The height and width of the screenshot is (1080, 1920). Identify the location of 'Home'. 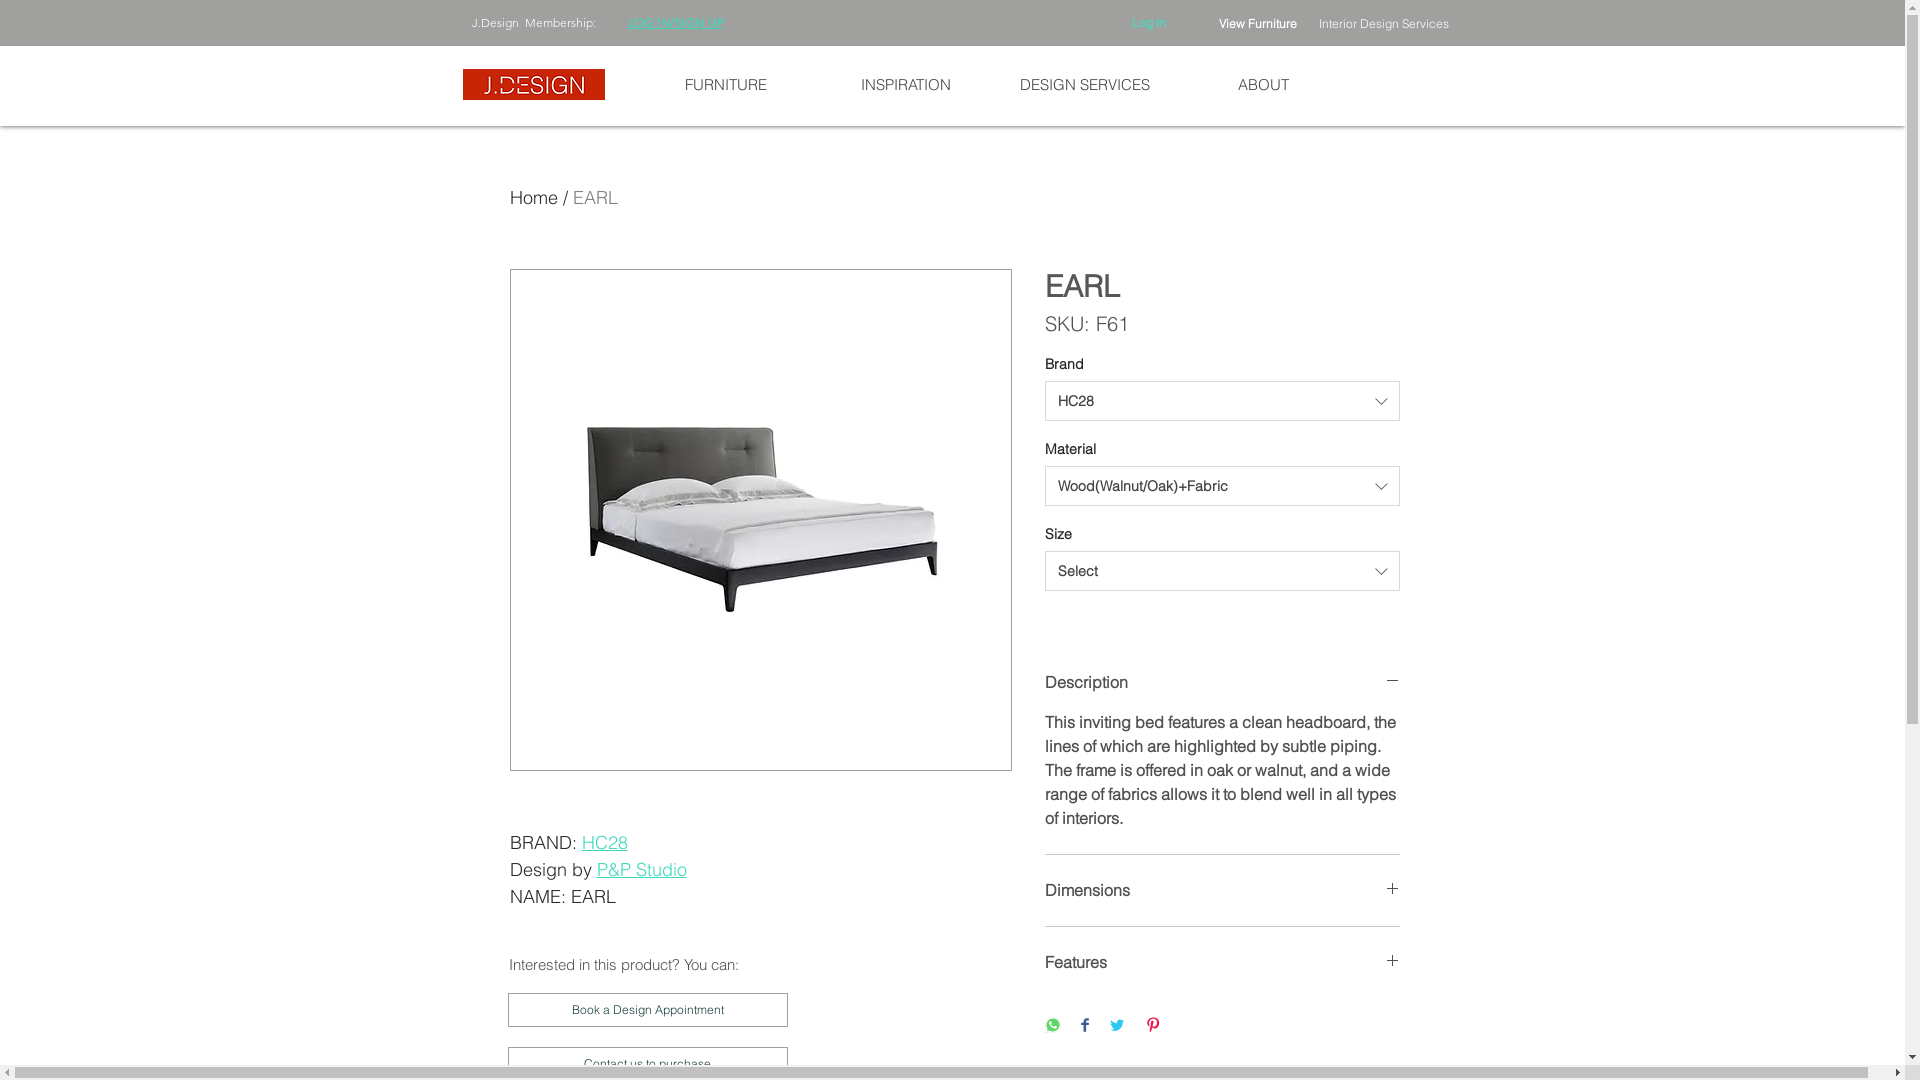
(533, 197).